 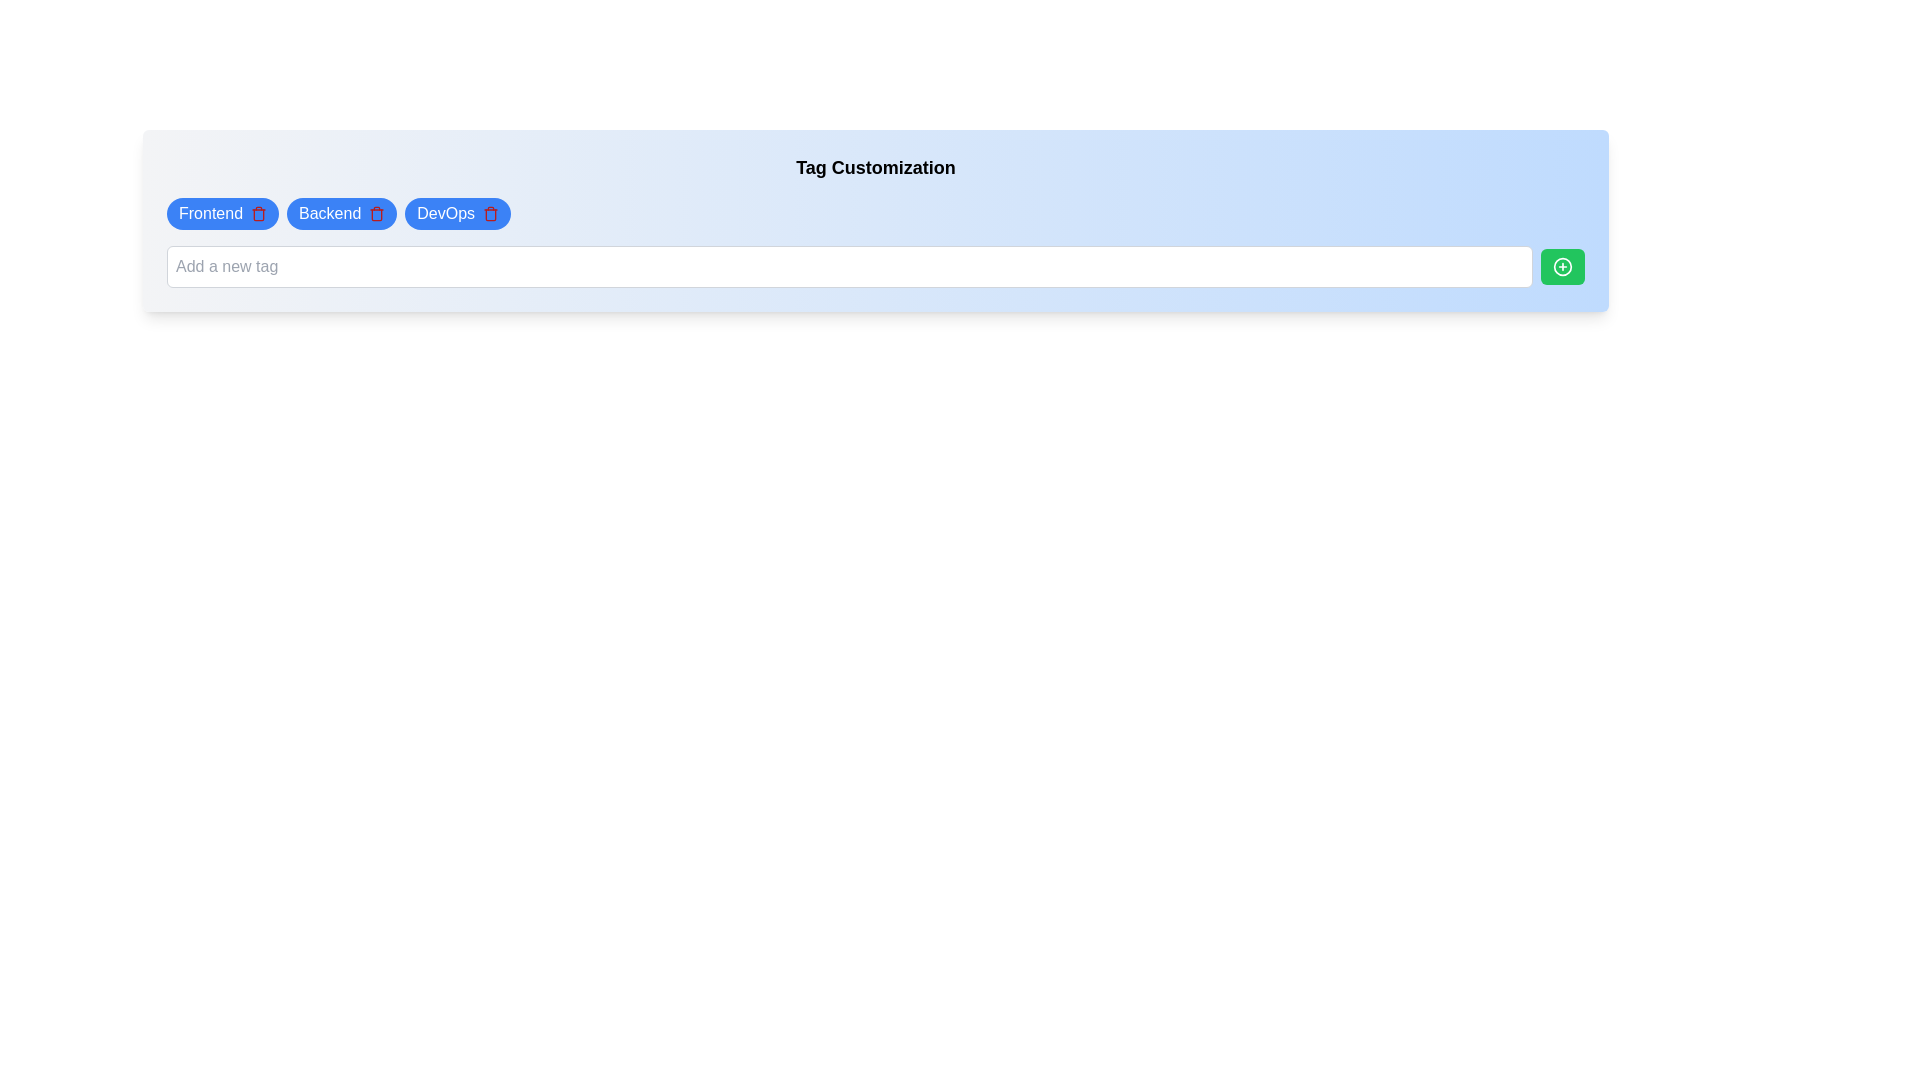 What do you see at coordinates (1562, 265) in the screenshot?
I see `the button located to the right of the text input field to initiate the addition of a new tag or entry` at bounding box center [1562, 265].